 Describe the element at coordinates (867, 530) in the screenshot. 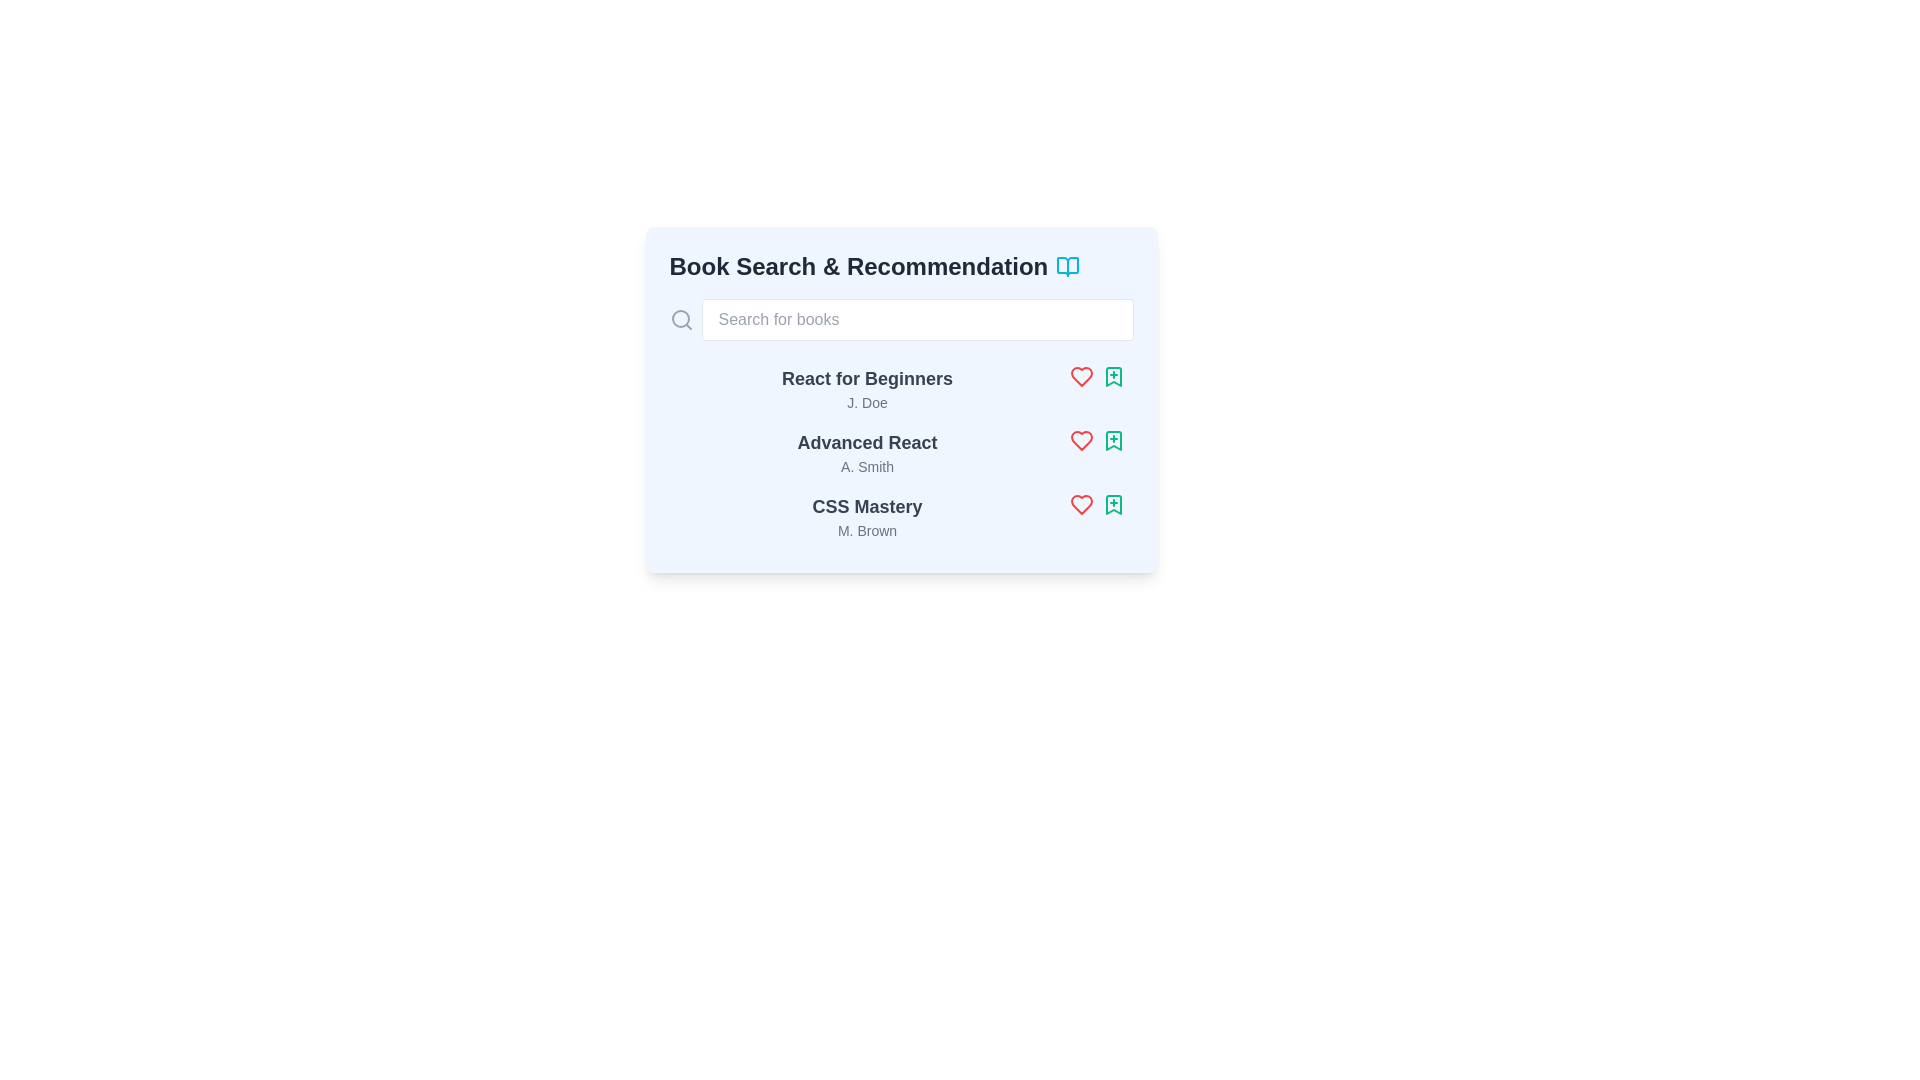

I see `the text label displaying 'M. Brown' which is styled in gray and located beneath the heading 'CSS Mastery'` at that location.